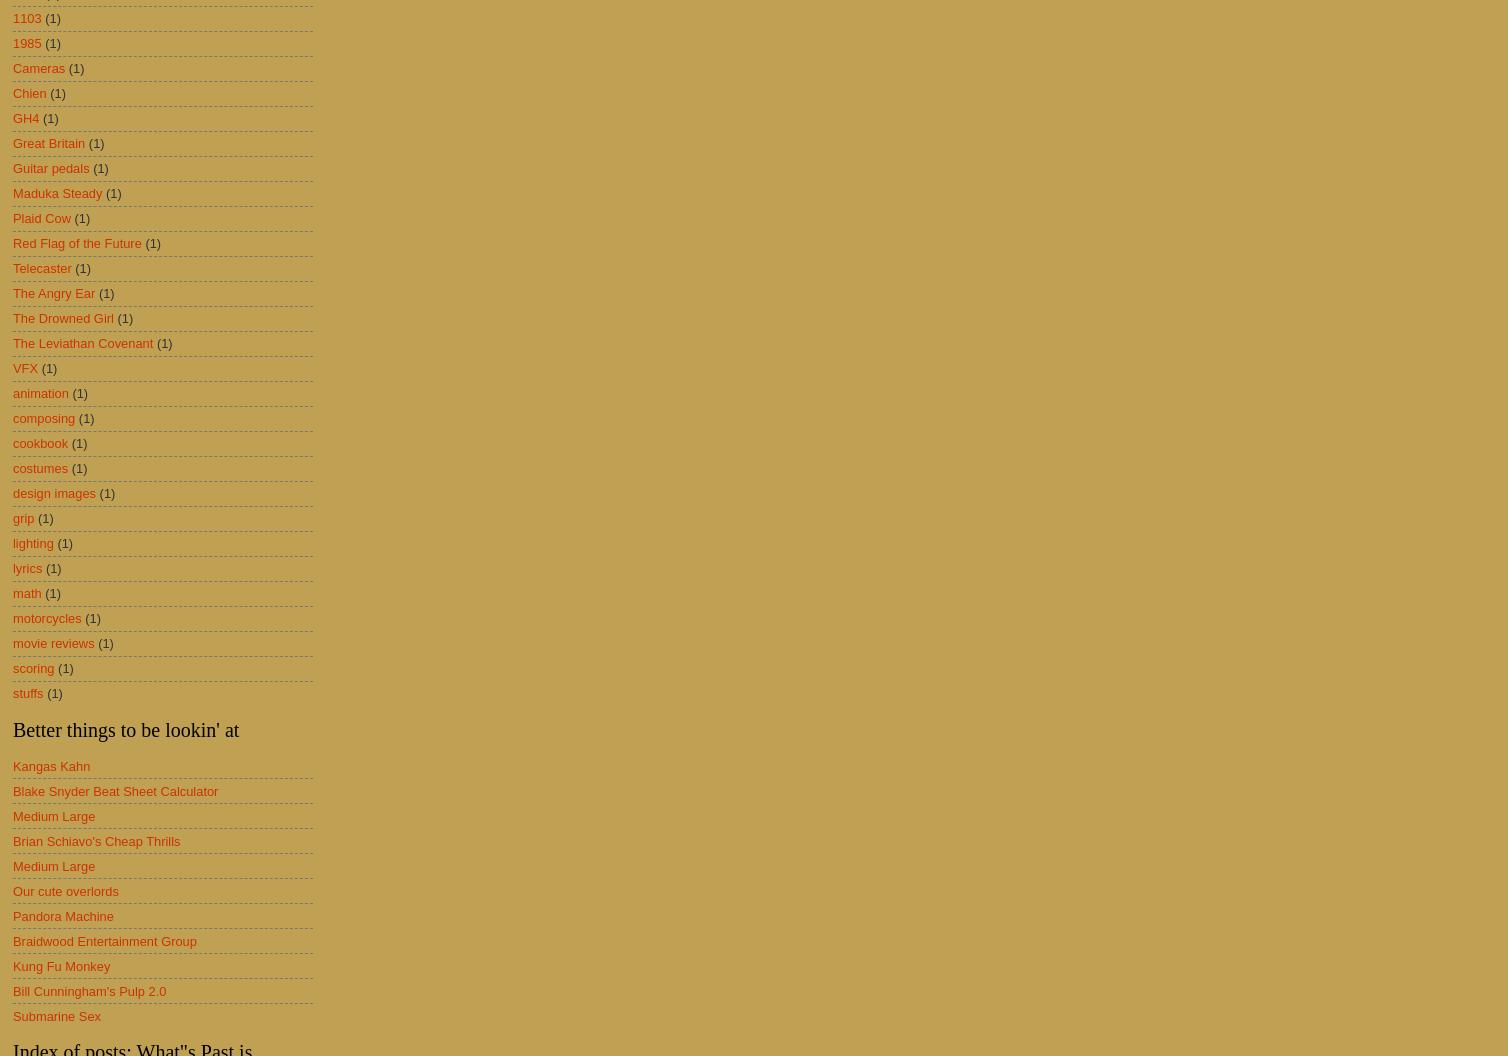  What do you see at coordinates (63, 914) in the screenshot?
I see `'Pandora Machine'` at bounding box center [63, 914].